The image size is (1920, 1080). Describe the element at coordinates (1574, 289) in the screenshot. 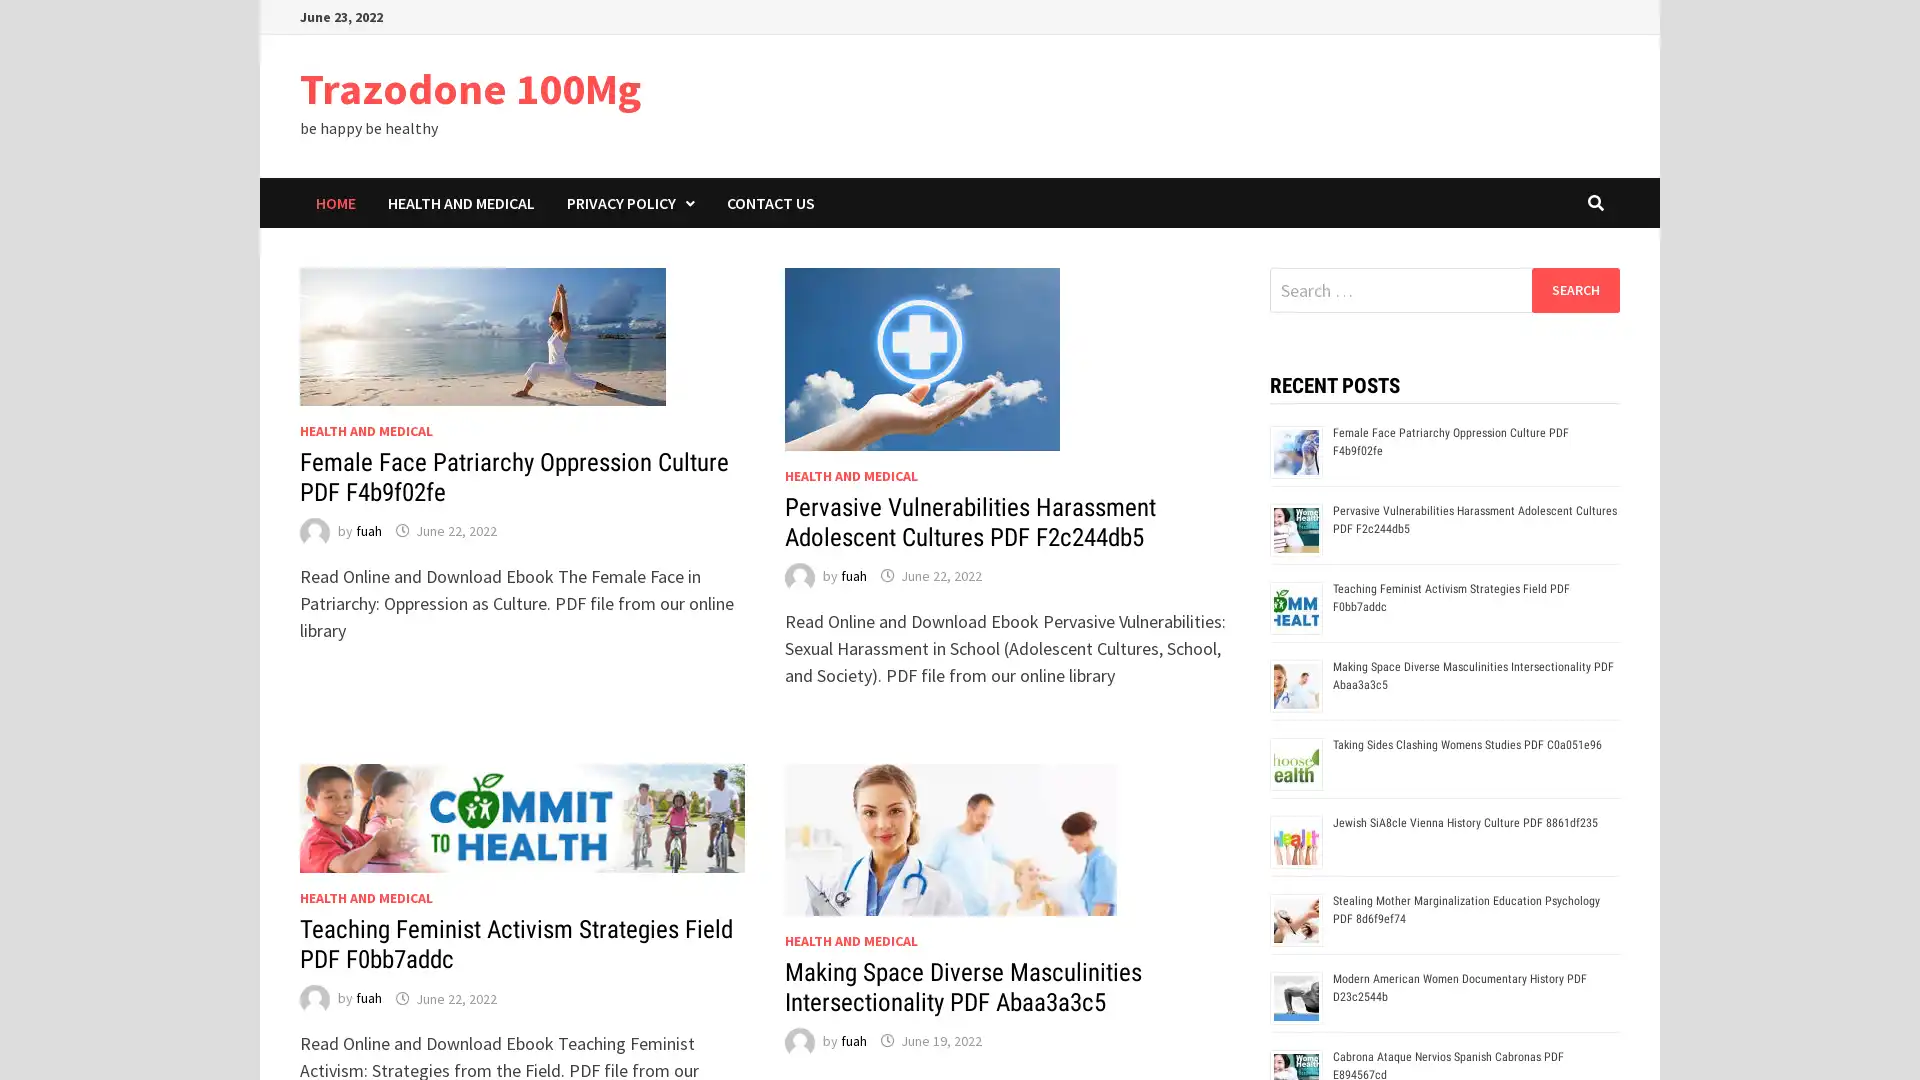

I see `Search` at that location.